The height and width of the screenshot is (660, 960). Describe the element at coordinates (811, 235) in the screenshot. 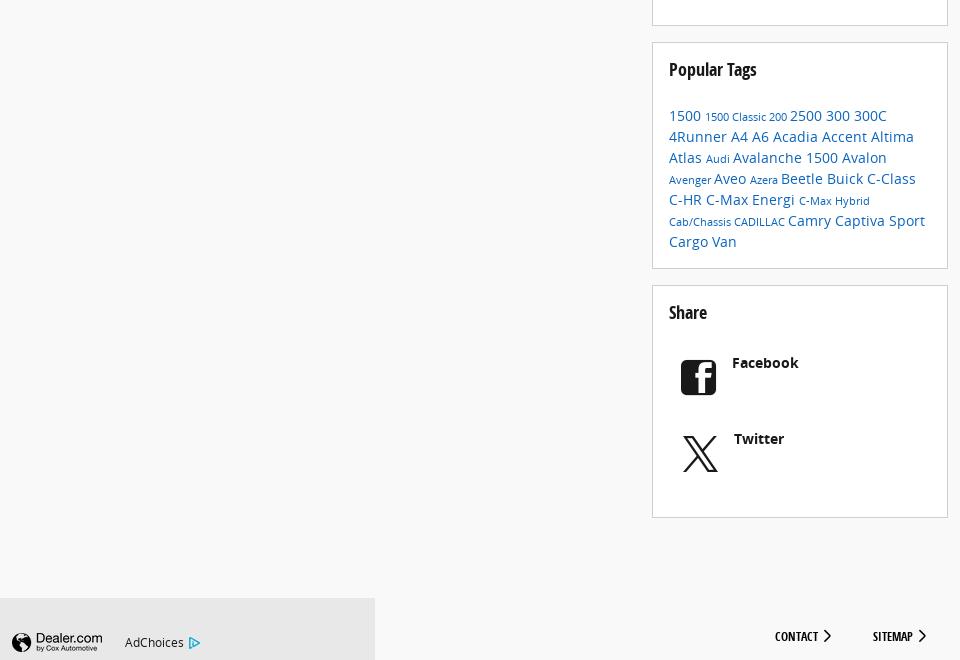

I see `'Camry'` at that location.